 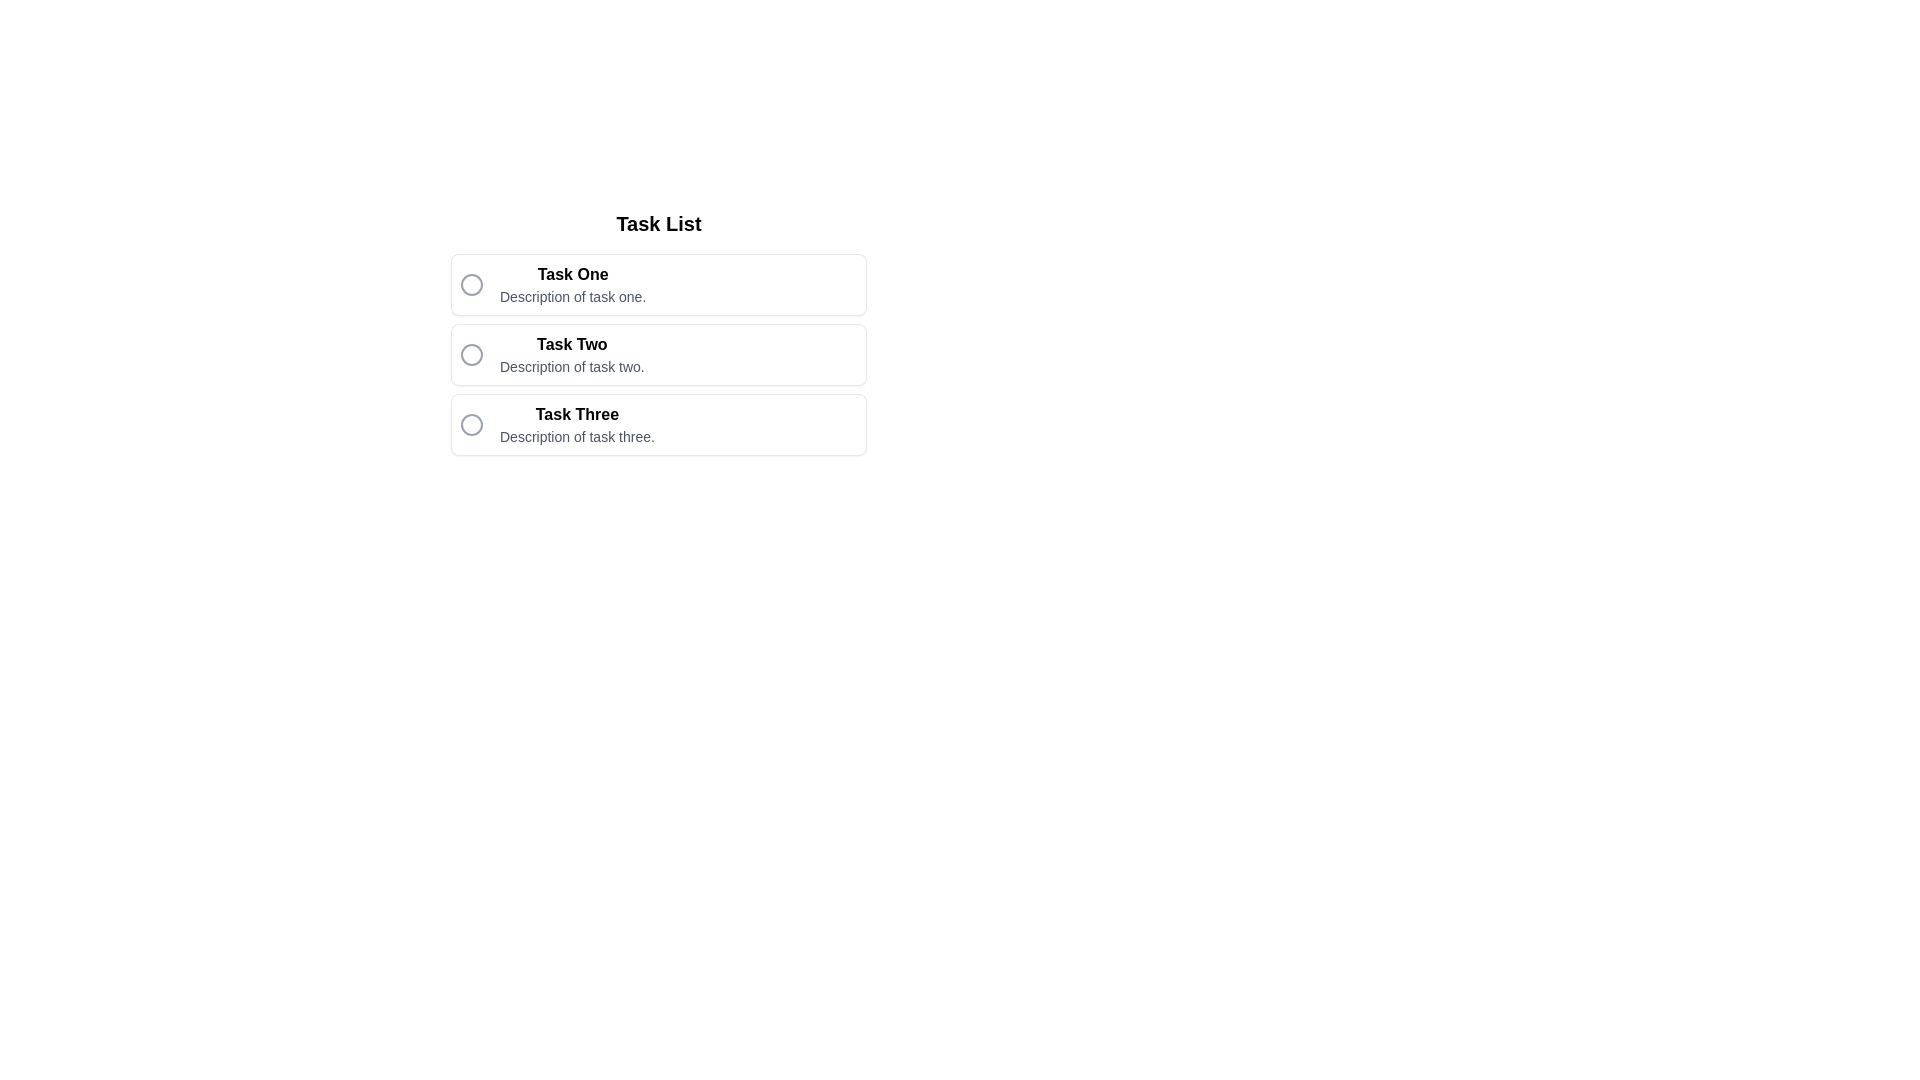 I want to click on text label located in the third row of the 'Task List', which is above the description 'Description of task three', so click(x=576, y=414).